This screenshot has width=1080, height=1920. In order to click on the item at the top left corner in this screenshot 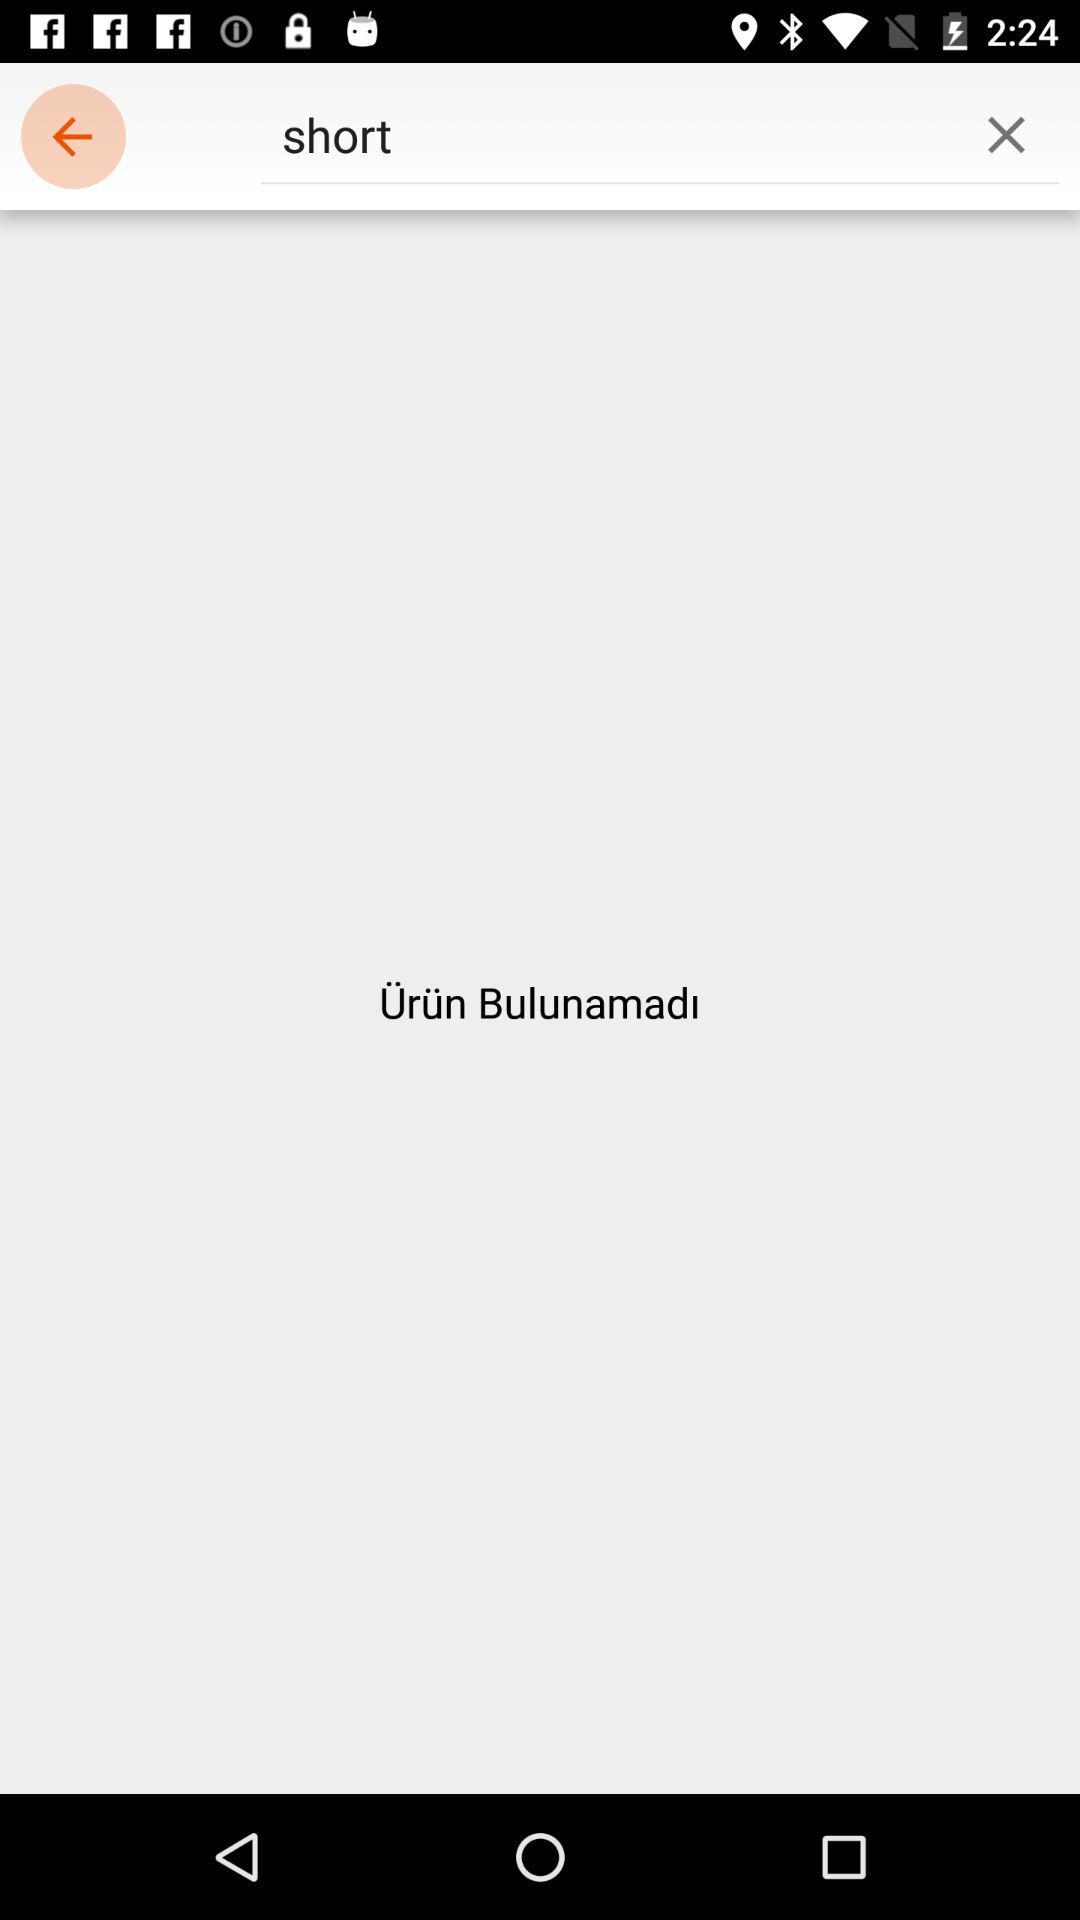, I will do `click(72, 135)`.